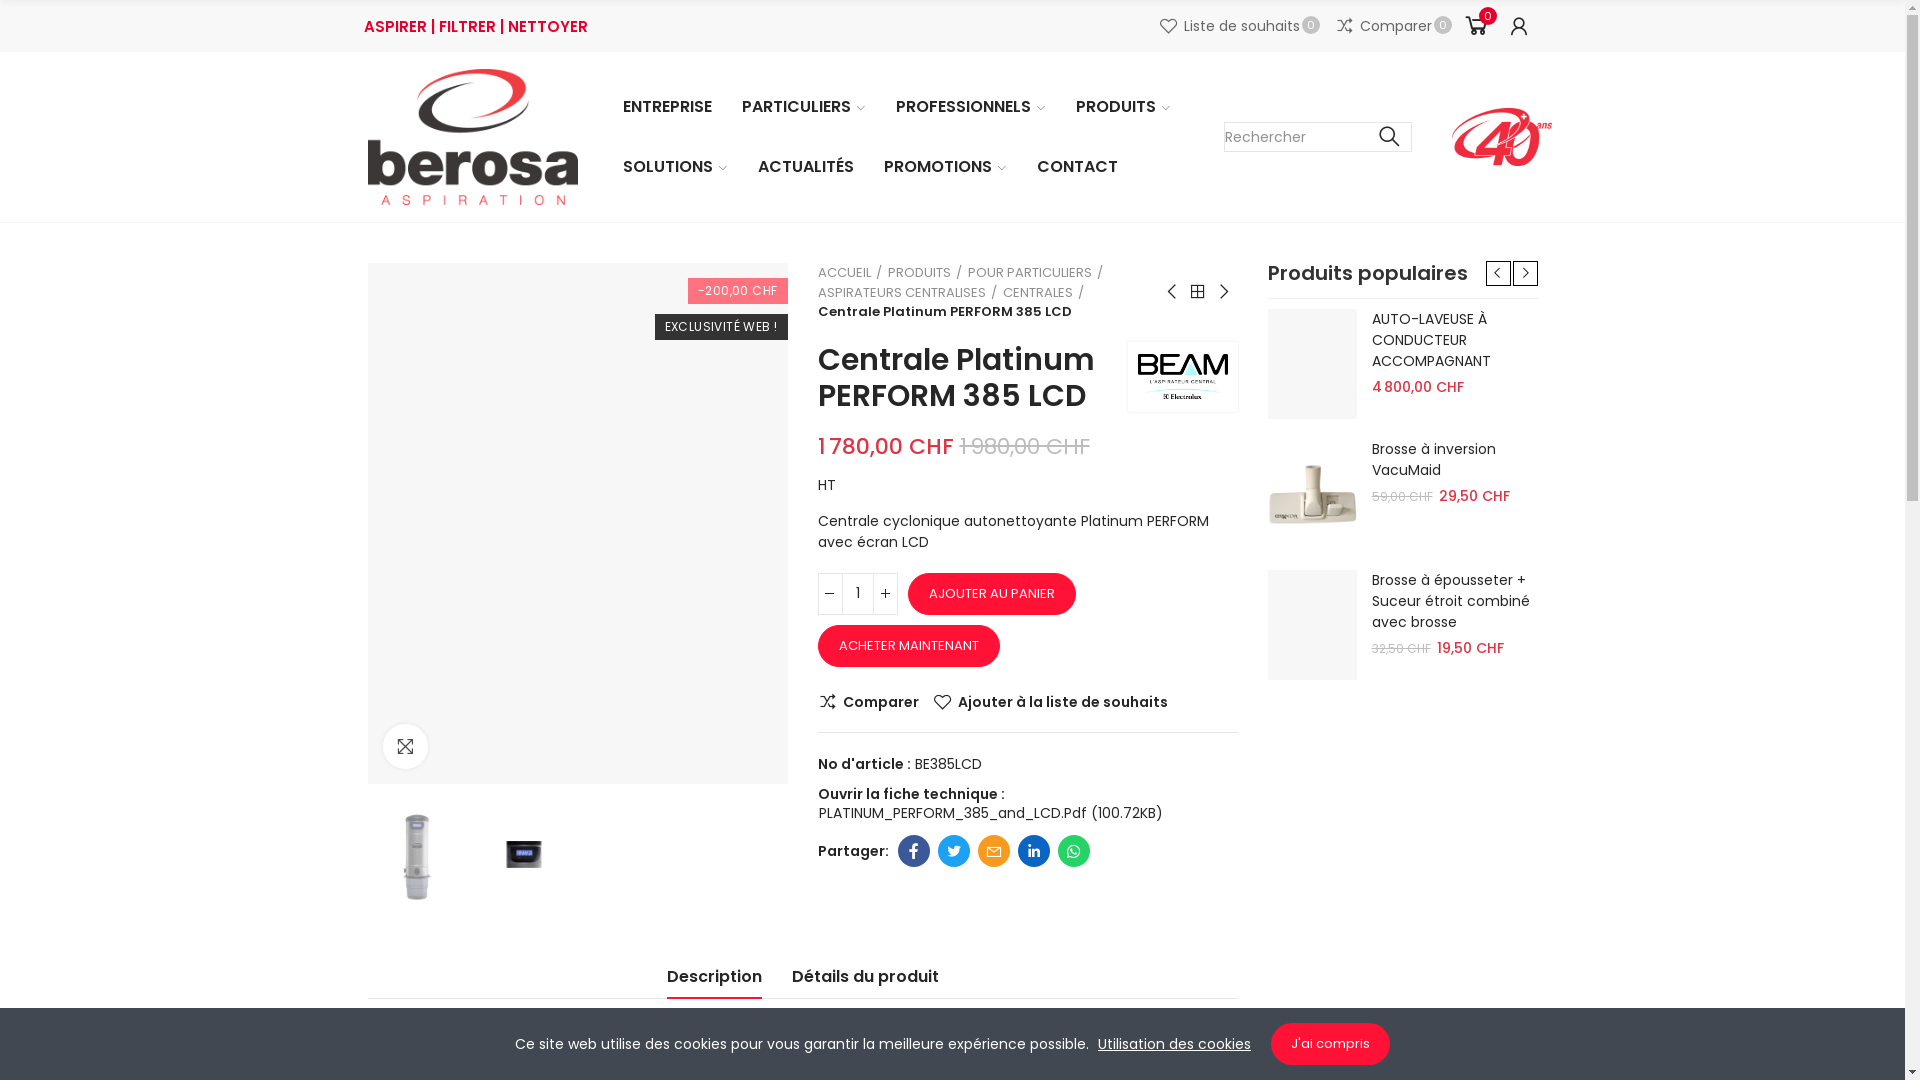 This screenshot has width=1920, height=1080. I want to click on 'SOLUTIONS', so click(675, 165).